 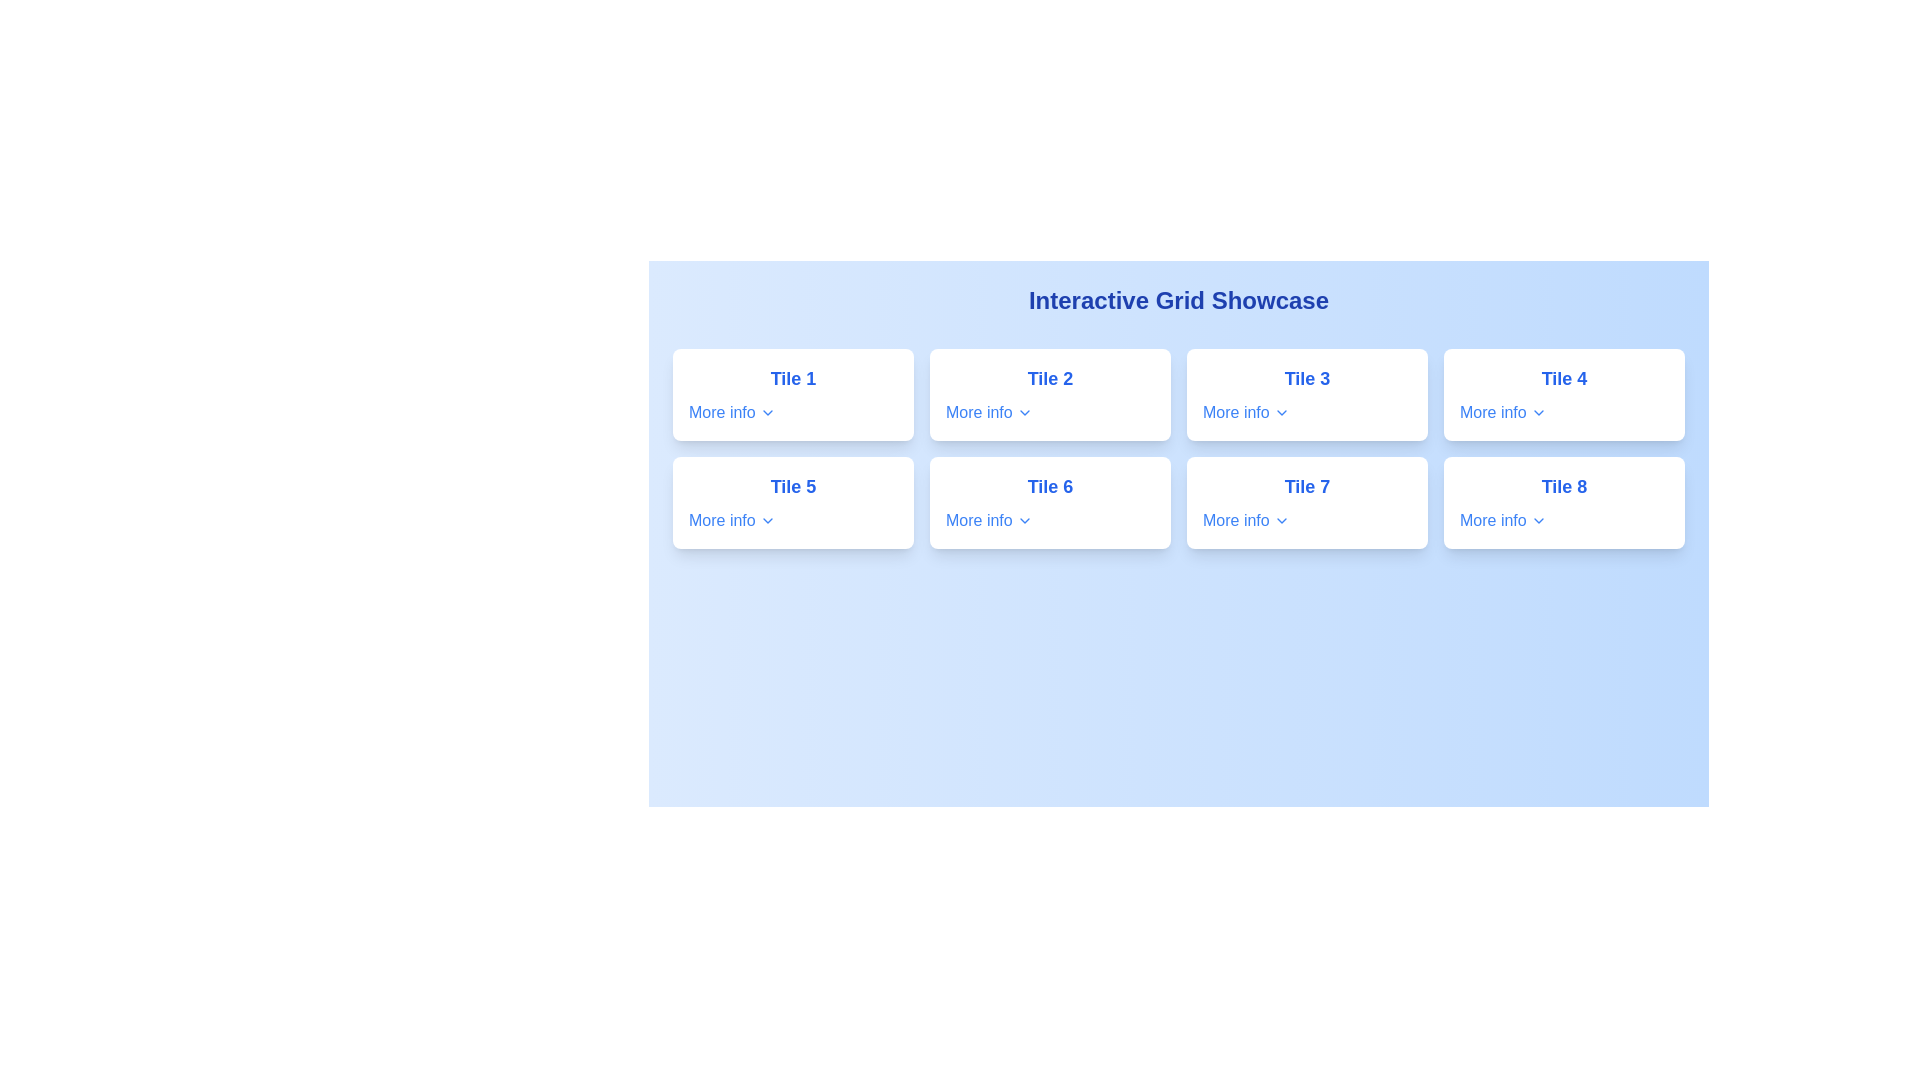 What do you see at coordinates (1502, 411) in the screenshot?
I see `the button located in 'Tile 4'` at bounding box center [1502, 411].